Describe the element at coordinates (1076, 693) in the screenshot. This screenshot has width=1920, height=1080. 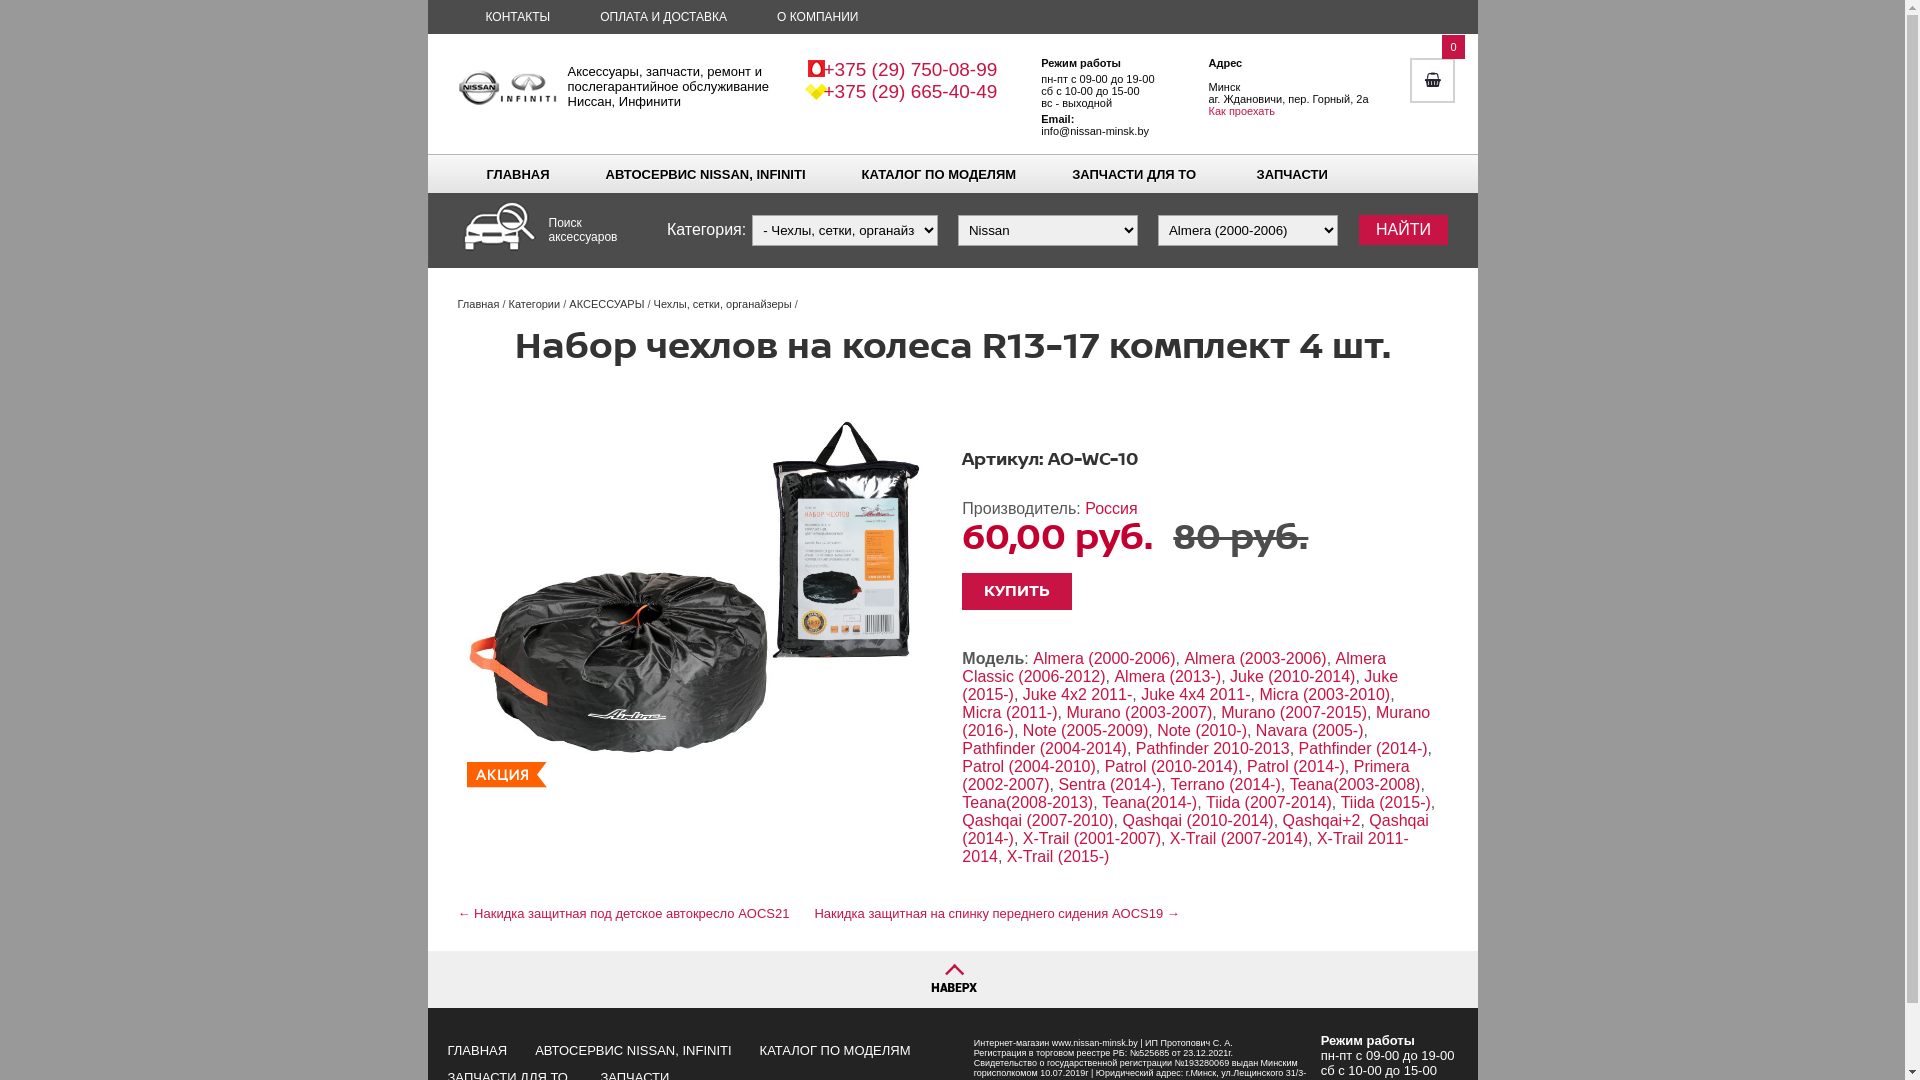
I see `'Juke 4x2 2011-'` at that location.